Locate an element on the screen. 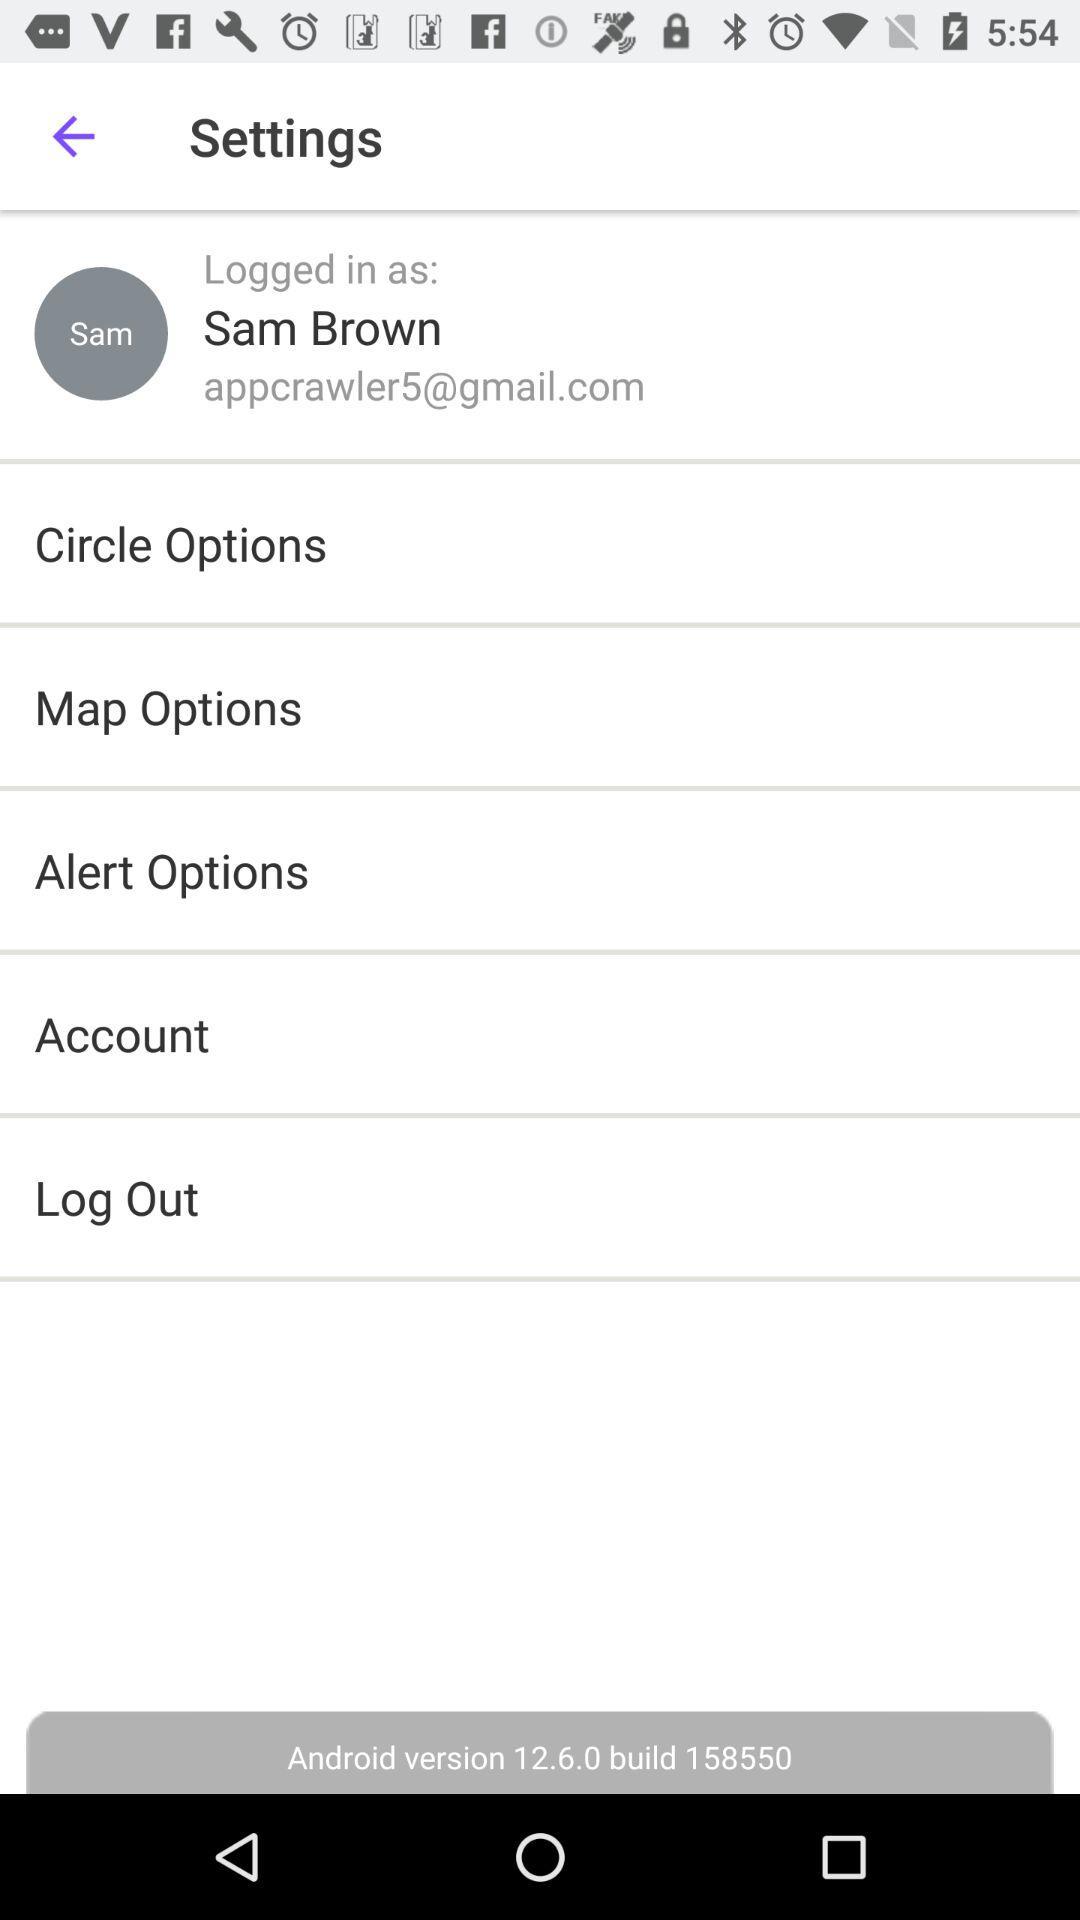 Image resolution: width=1080 pixels, height=1920 pixels. the log out icon is located at coordinates (540, 1197).